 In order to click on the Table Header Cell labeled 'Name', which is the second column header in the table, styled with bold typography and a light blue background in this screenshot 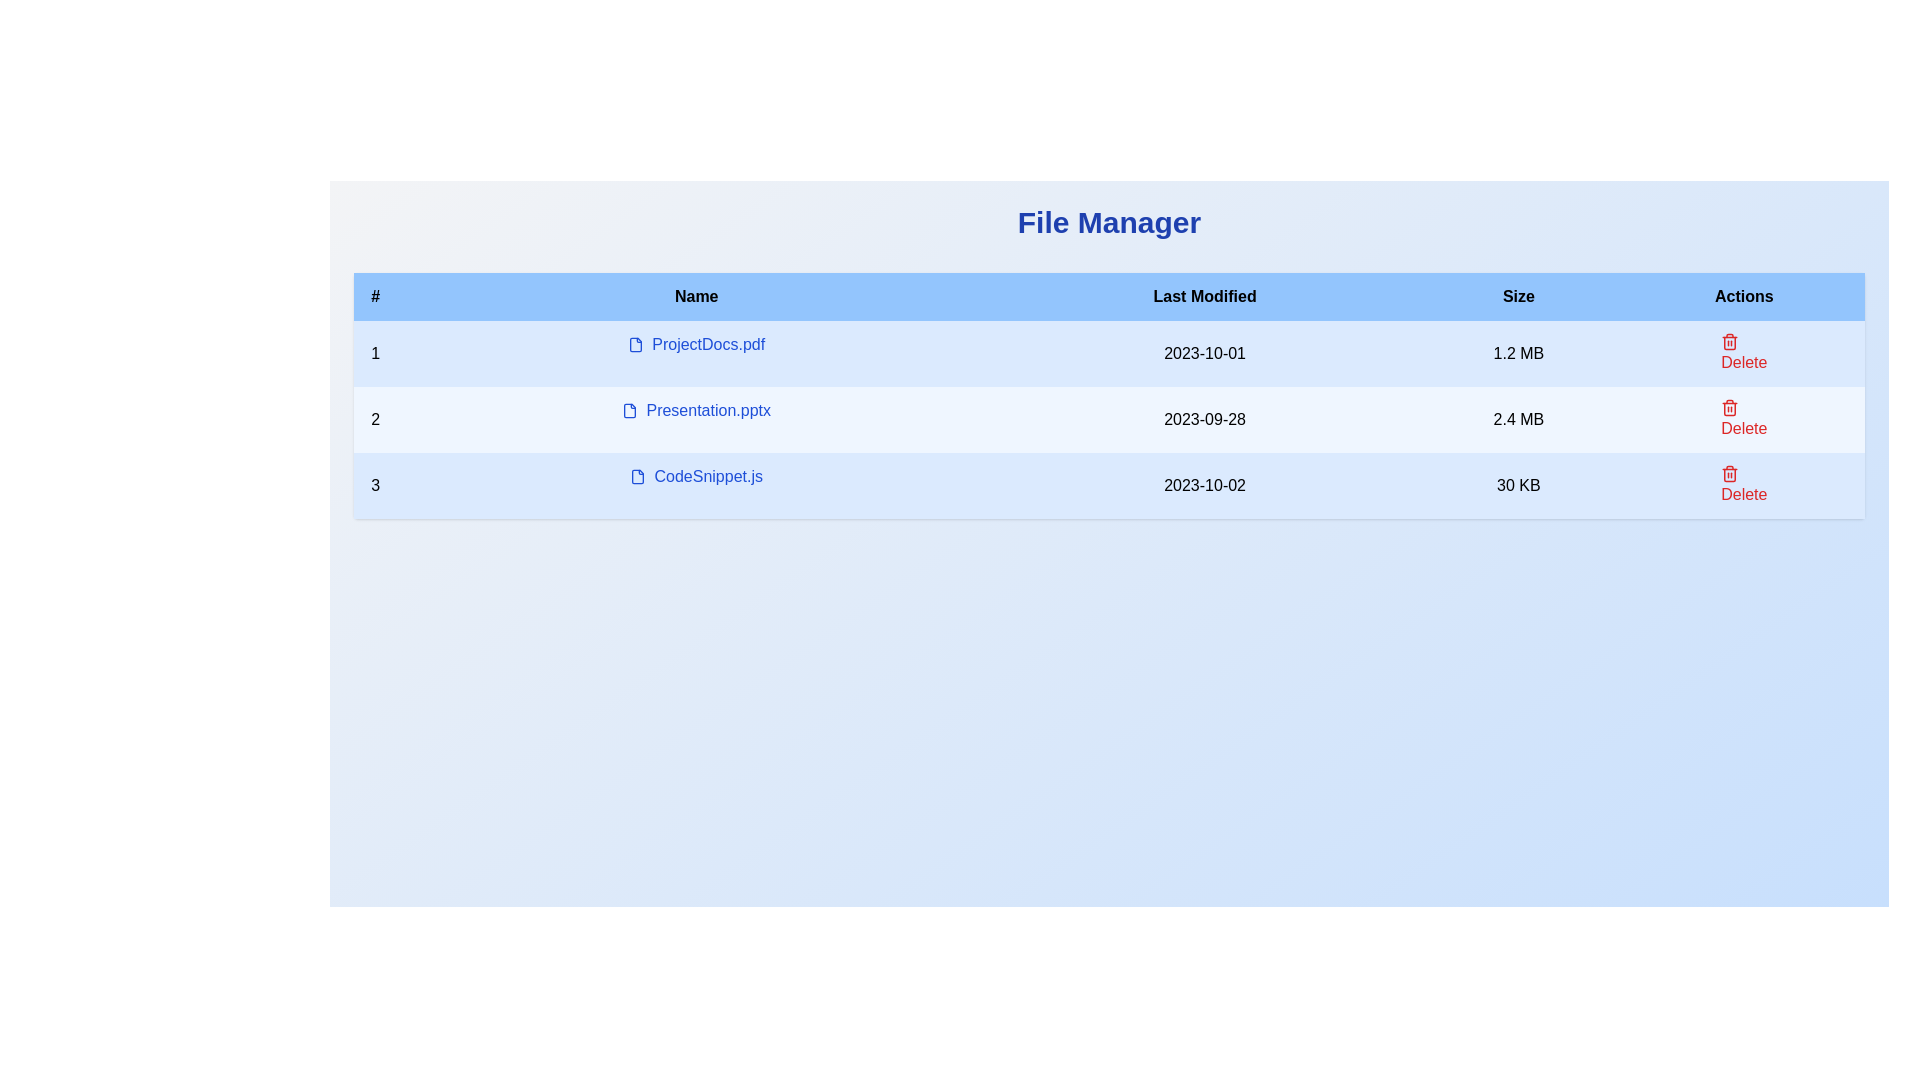, I will do `click(696, 297)`.